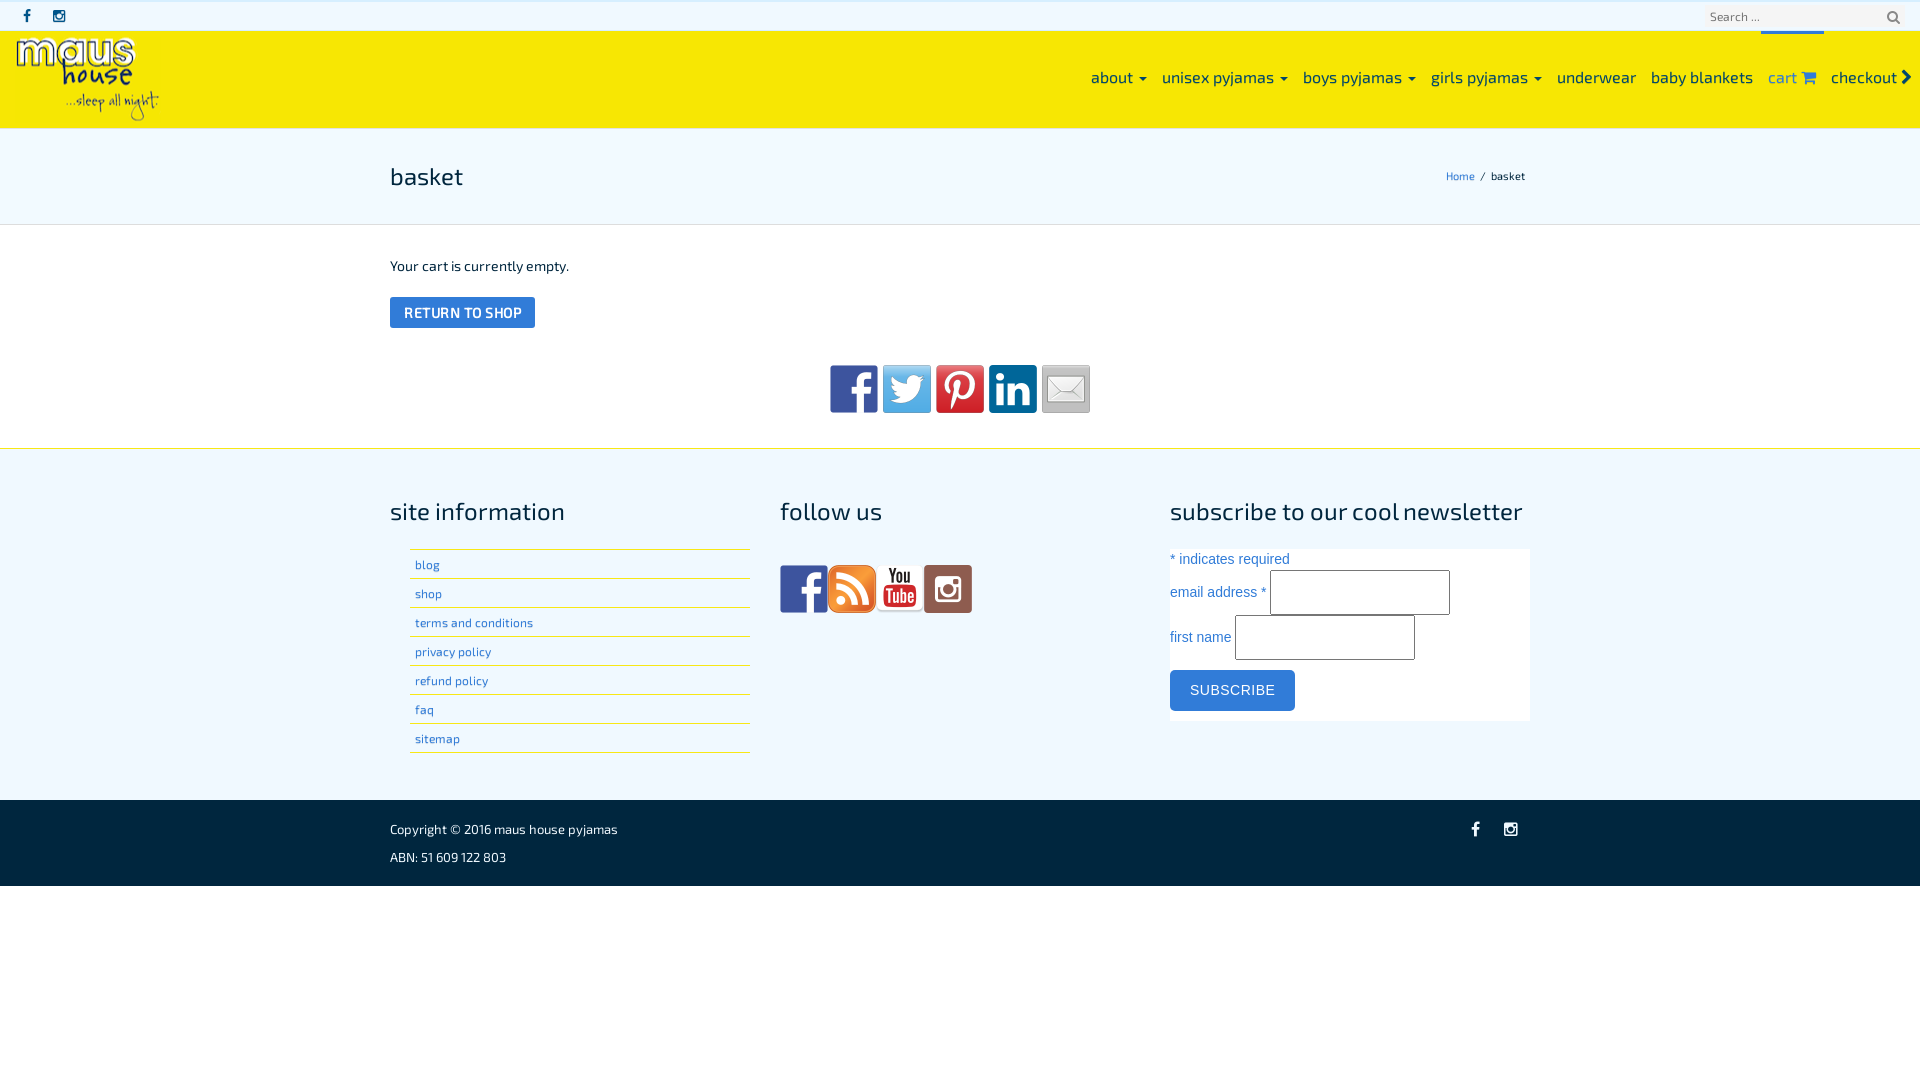  Describe the element at coordinates (1231, 689) in the screenshot. I see `'subscribe'` at that location.